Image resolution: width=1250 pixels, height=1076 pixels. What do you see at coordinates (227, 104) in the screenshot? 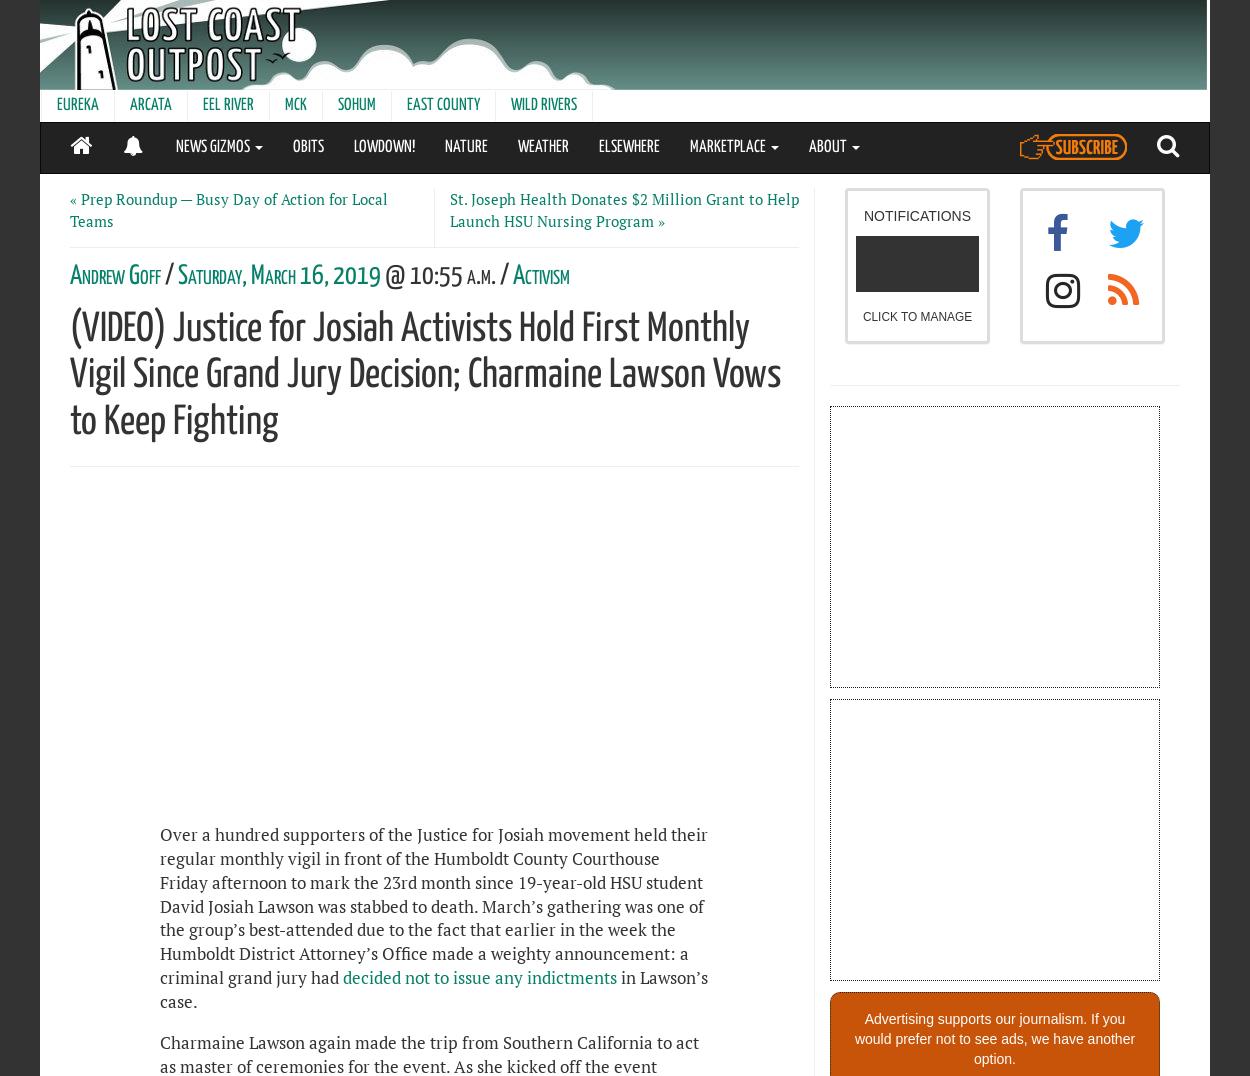
I see `'EEL RIVER'` at bounding box center [227, 104].